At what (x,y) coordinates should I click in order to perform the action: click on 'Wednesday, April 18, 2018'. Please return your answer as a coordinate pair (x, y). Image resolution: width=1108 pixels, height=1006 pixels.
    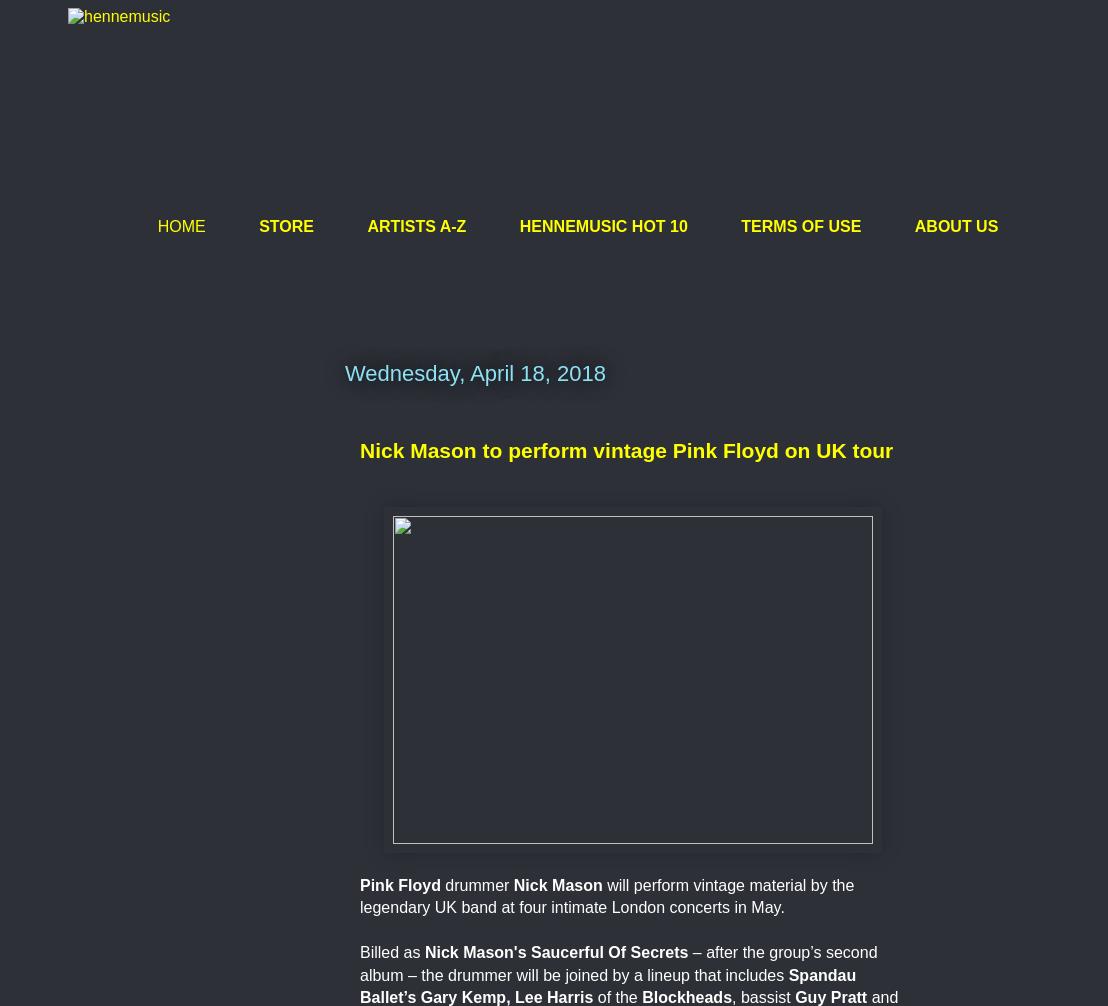
    Looking at the image, I should click on (474, 372).